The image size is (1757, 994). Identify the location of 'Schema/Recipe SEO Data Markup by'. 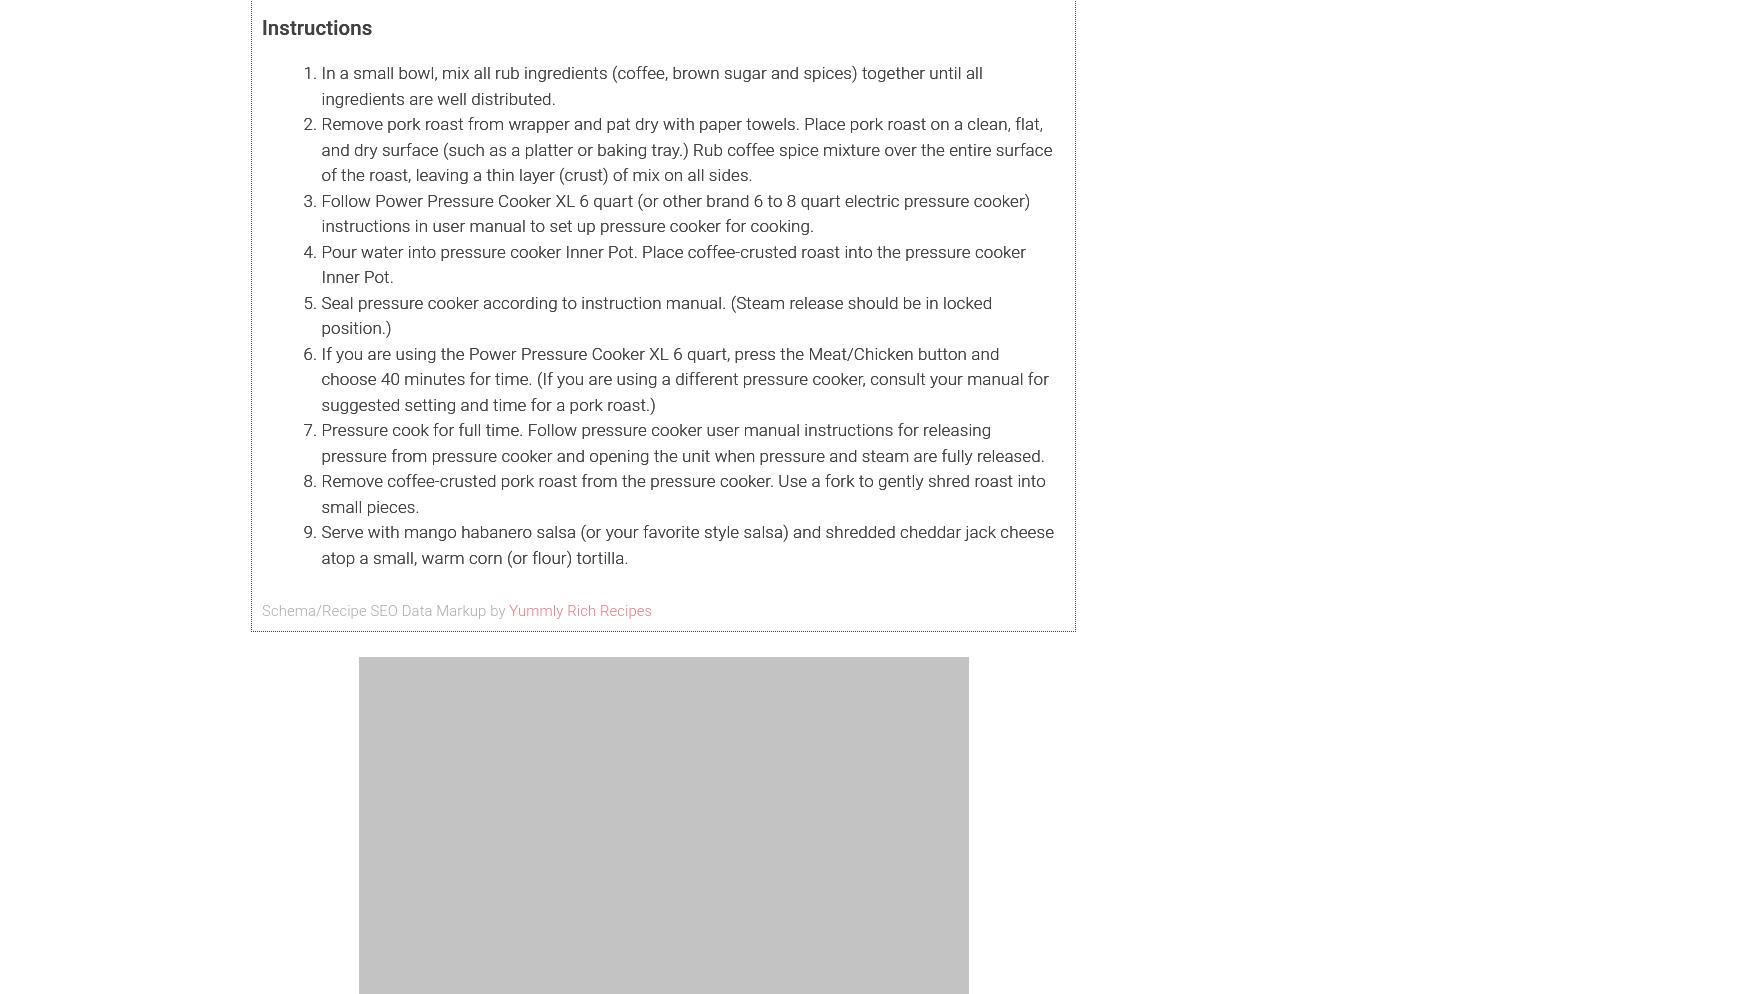
(384, 610).